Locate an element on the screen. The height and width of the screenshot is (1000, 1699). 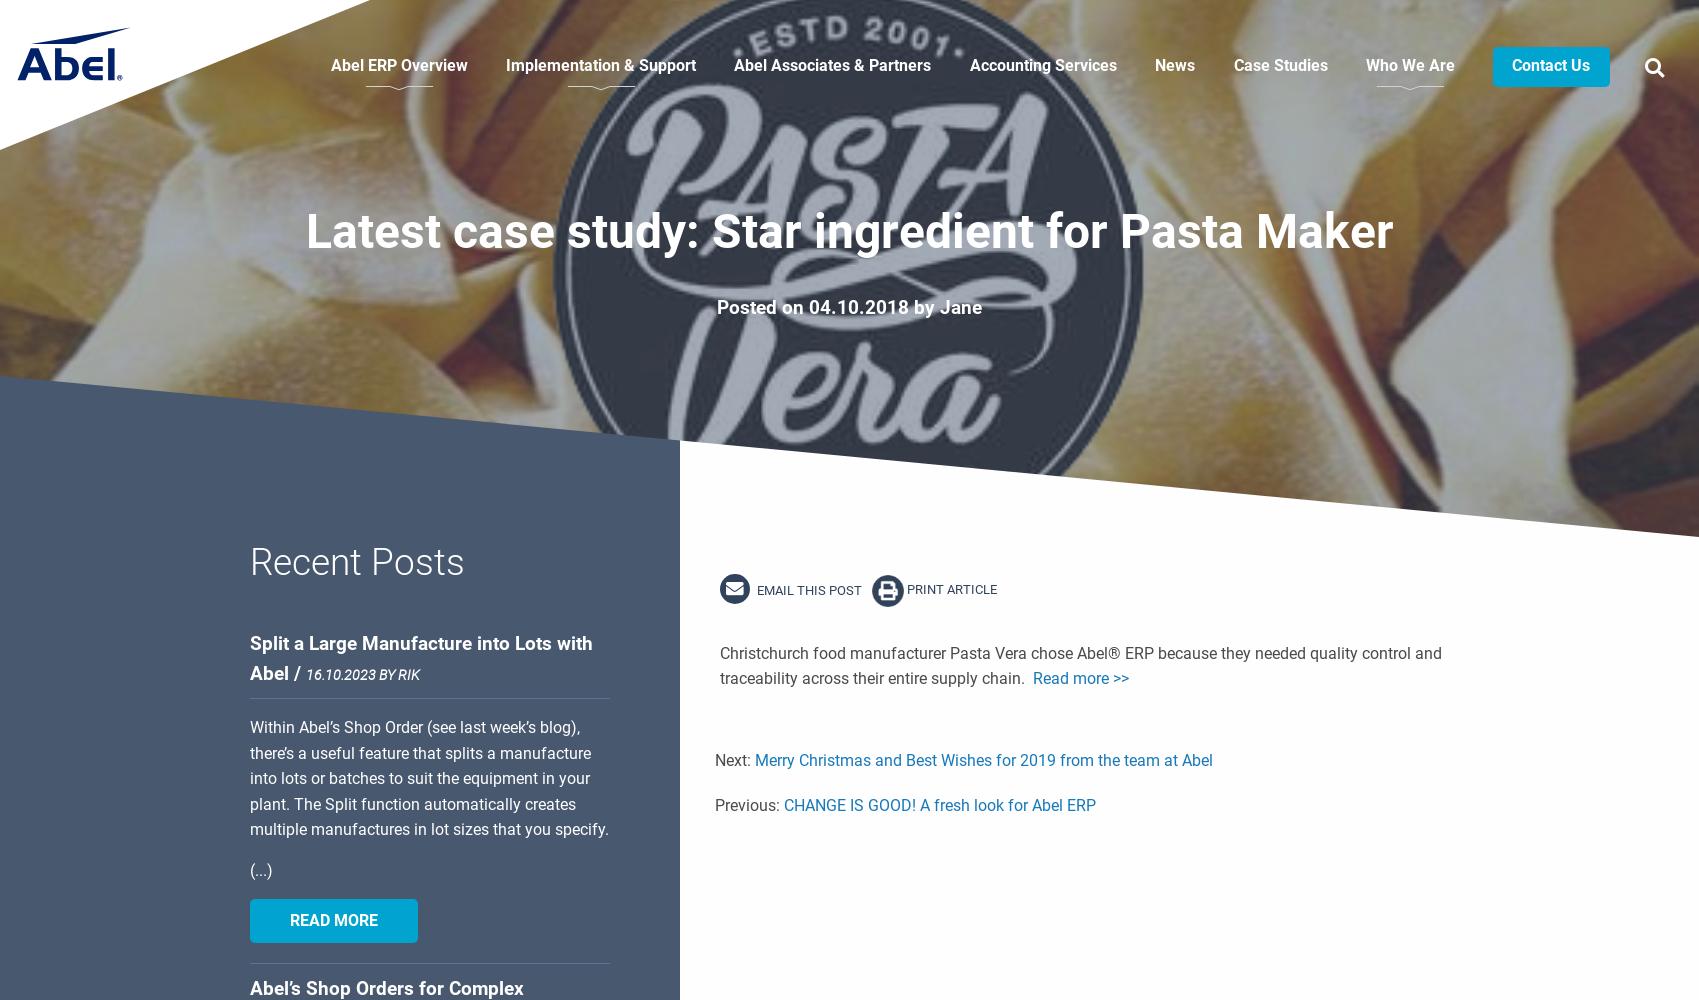
'Accounting Services' is located at coordinates (1041, 64).